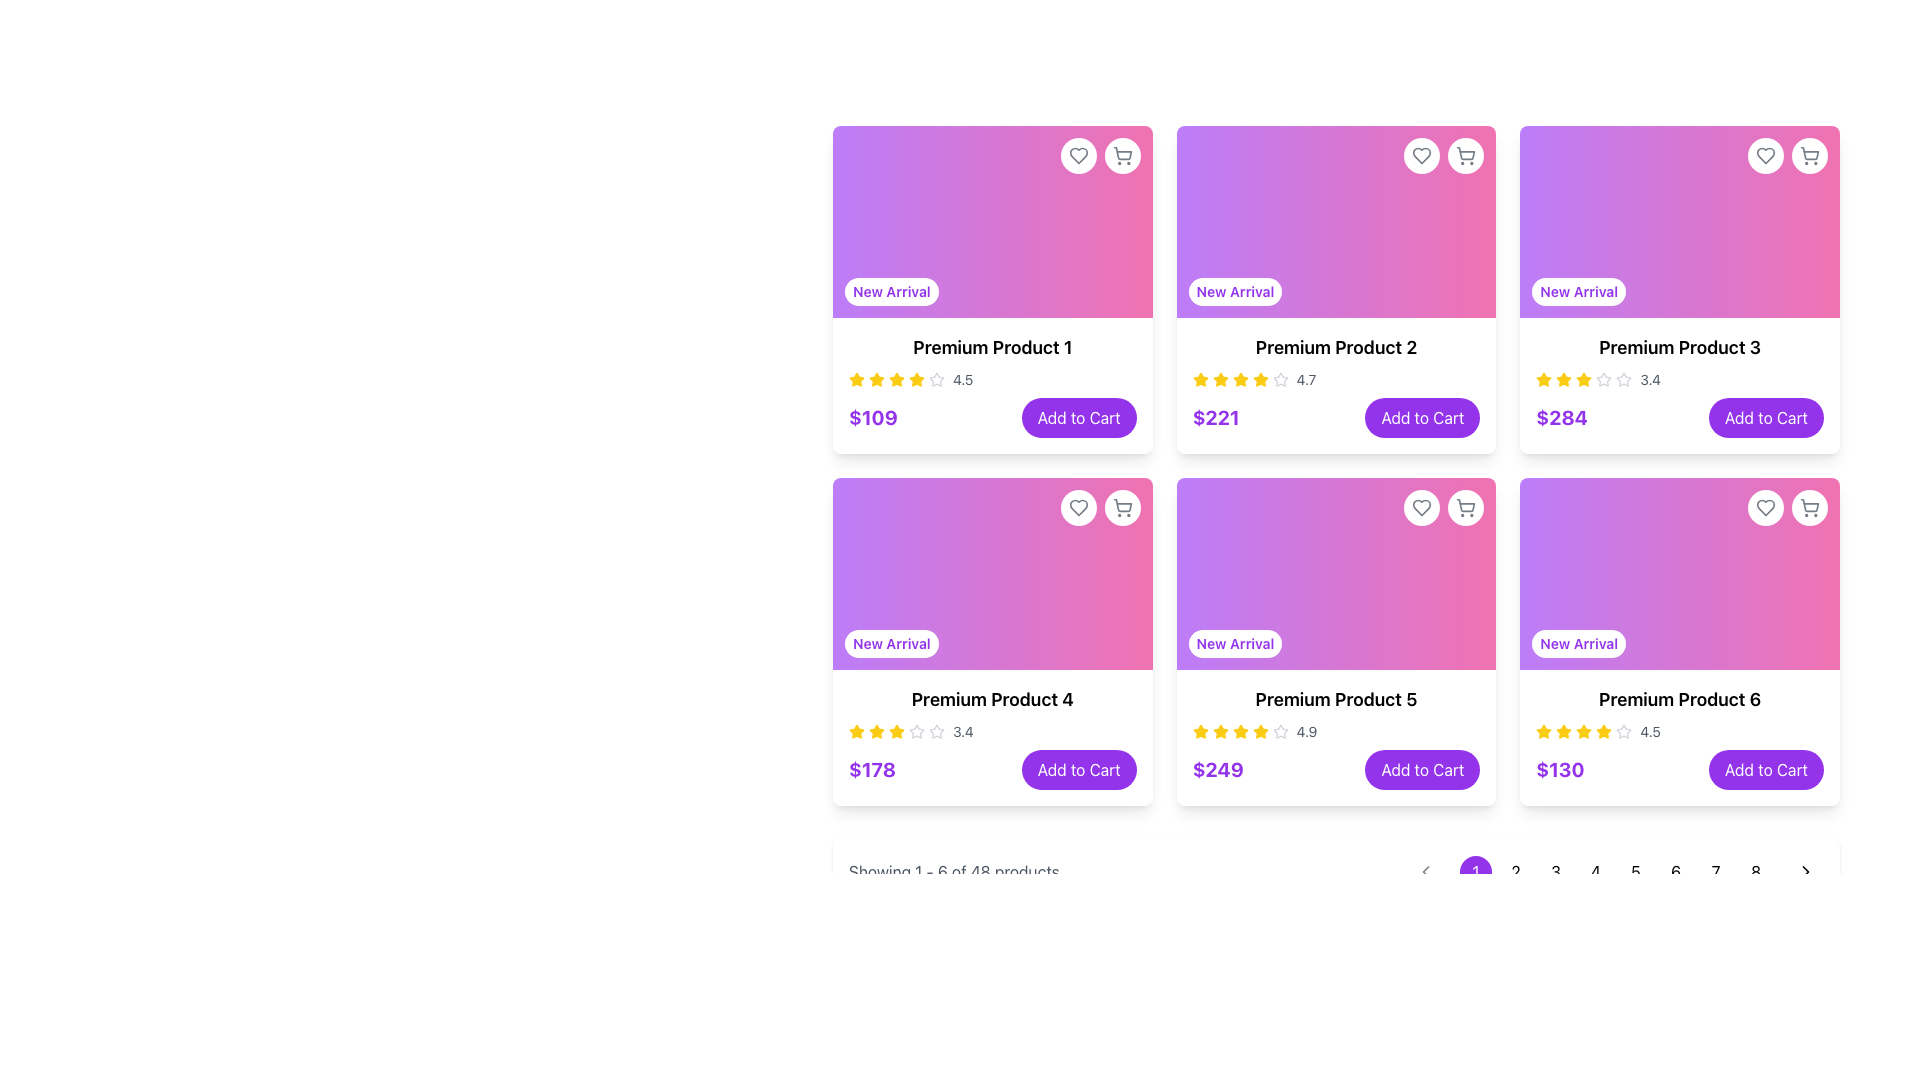  What do you see at coordinates (1787, 154) in the screenshot?
I see `the interactive group of action icons in the top-right corner of the 'Premium Product 3' card` at bounding box center [1787, 154].